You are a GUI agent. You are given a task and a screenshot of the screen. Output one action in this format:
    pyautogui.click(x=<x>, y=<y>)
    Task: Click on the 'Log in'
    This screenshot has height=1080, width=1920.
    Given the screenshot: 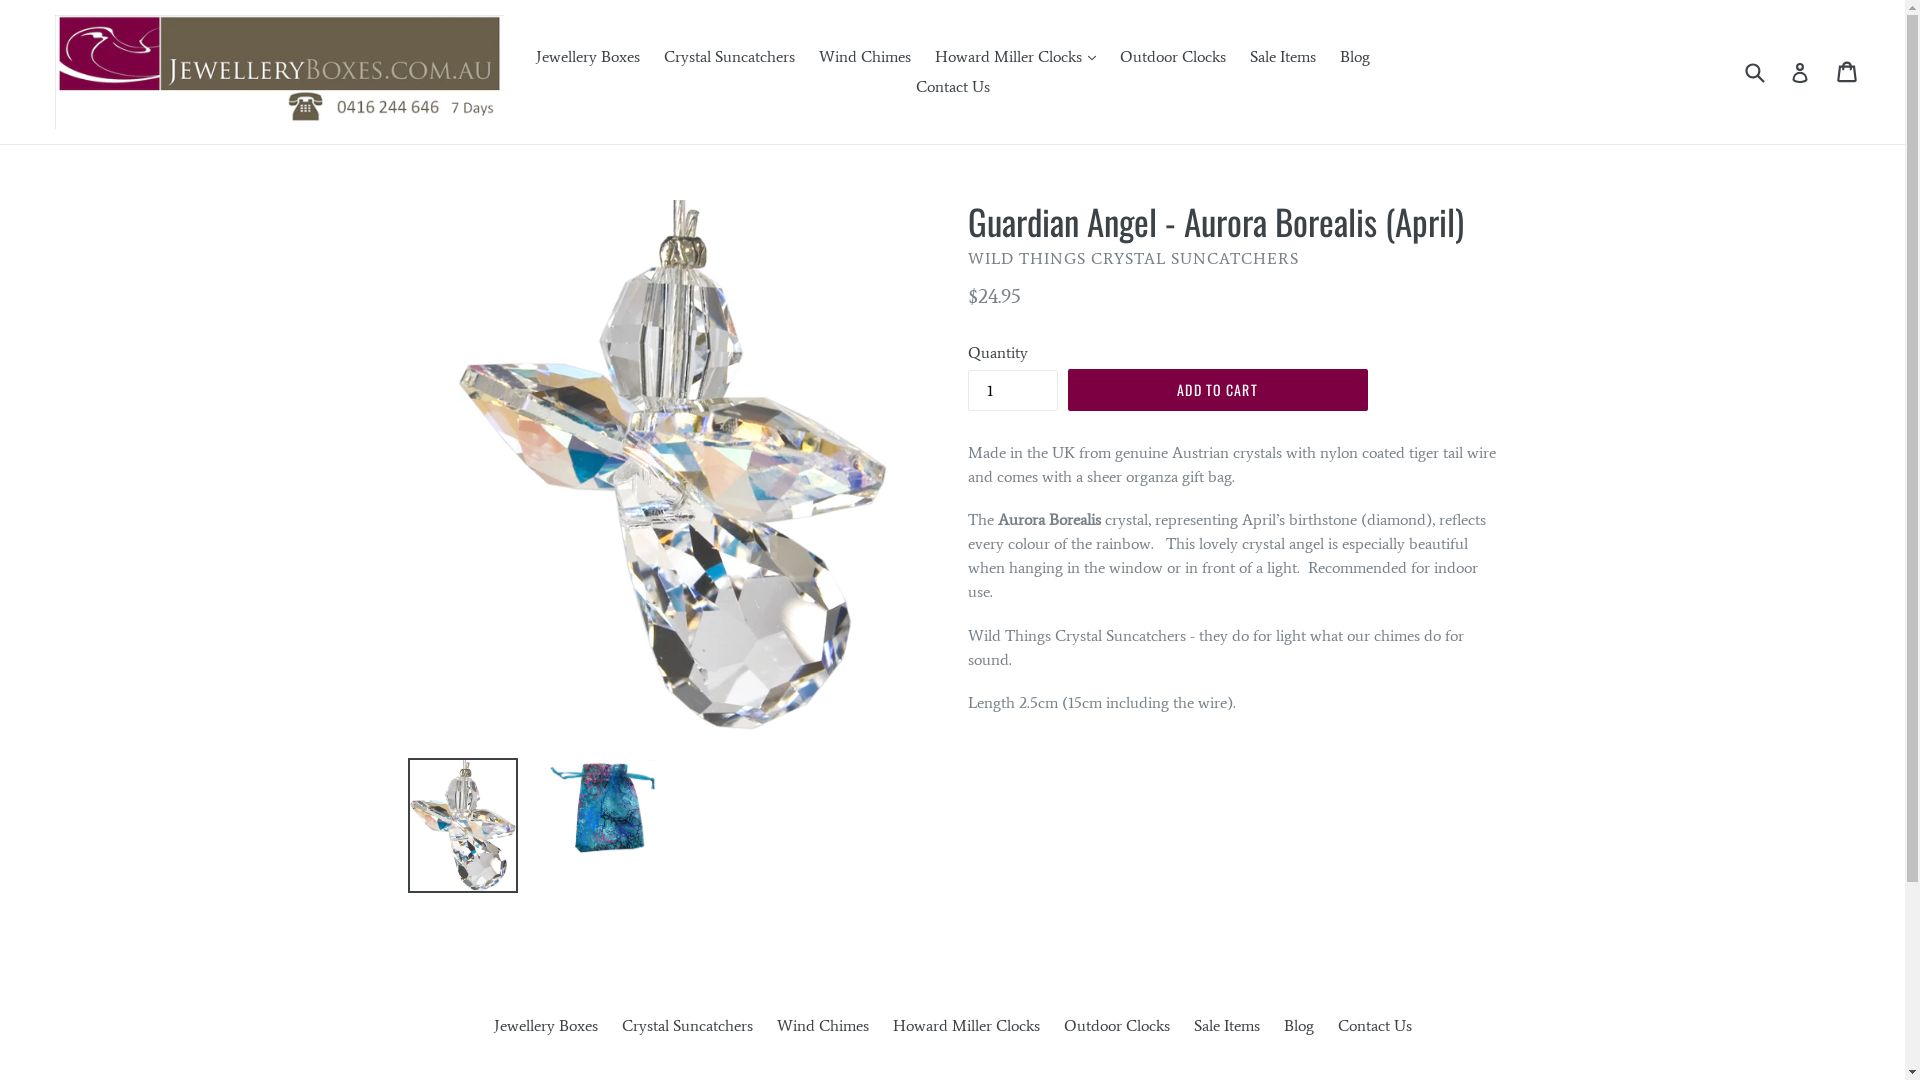 What is the action you would take?
    pyautogui.click(x=1800, y=71)
    